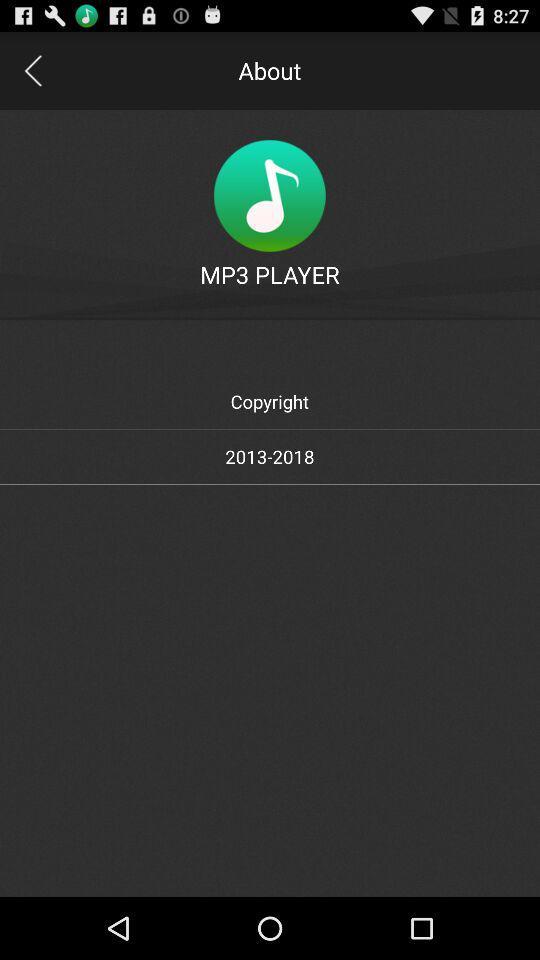  Describe the element at coordinates (31, 70) in the screenshot. I see `item at the top left corner` at that location.